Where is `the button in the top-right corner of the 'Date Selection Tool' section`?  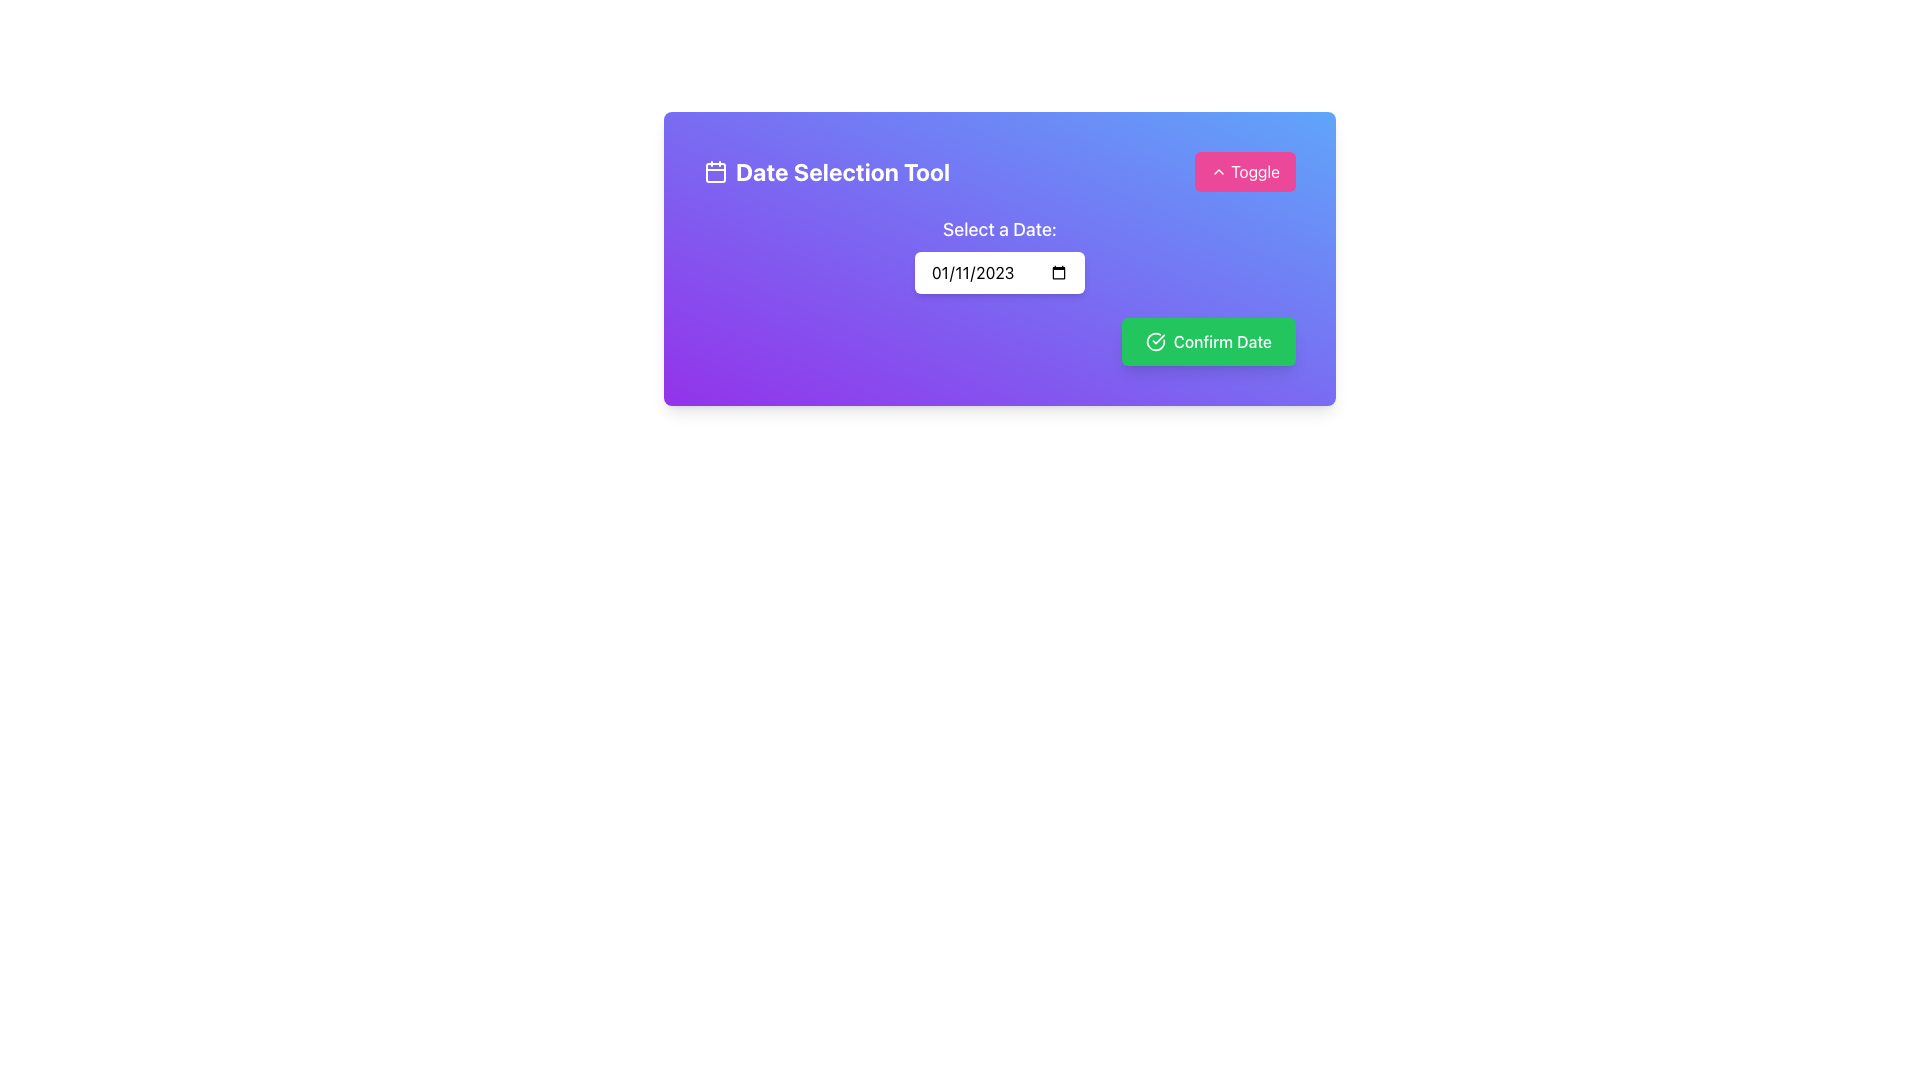 the button in the top-right corner of the 'Date Selection Tool' section is located at coordinates (1244, 171).